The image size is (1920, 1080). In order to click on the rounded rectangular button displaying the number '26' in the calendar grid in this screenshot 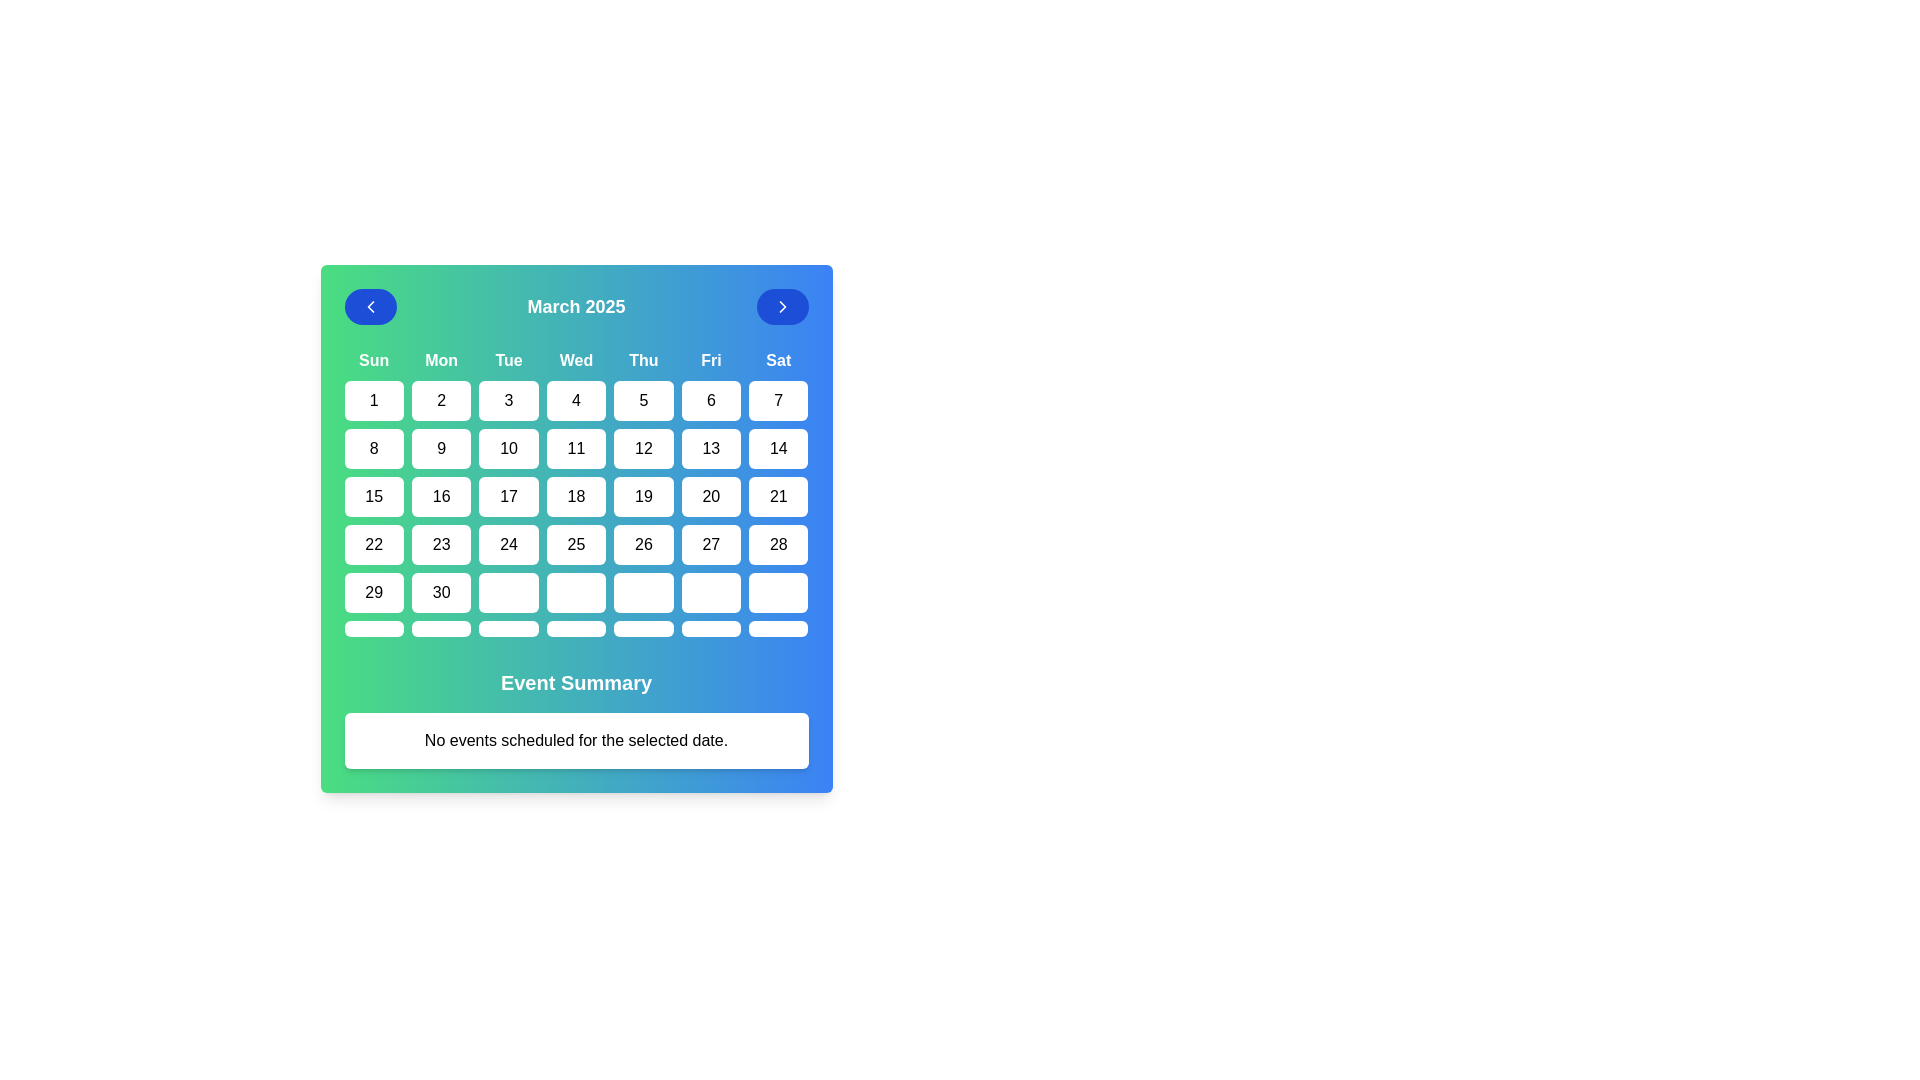, I will do `click(643, 544)`.